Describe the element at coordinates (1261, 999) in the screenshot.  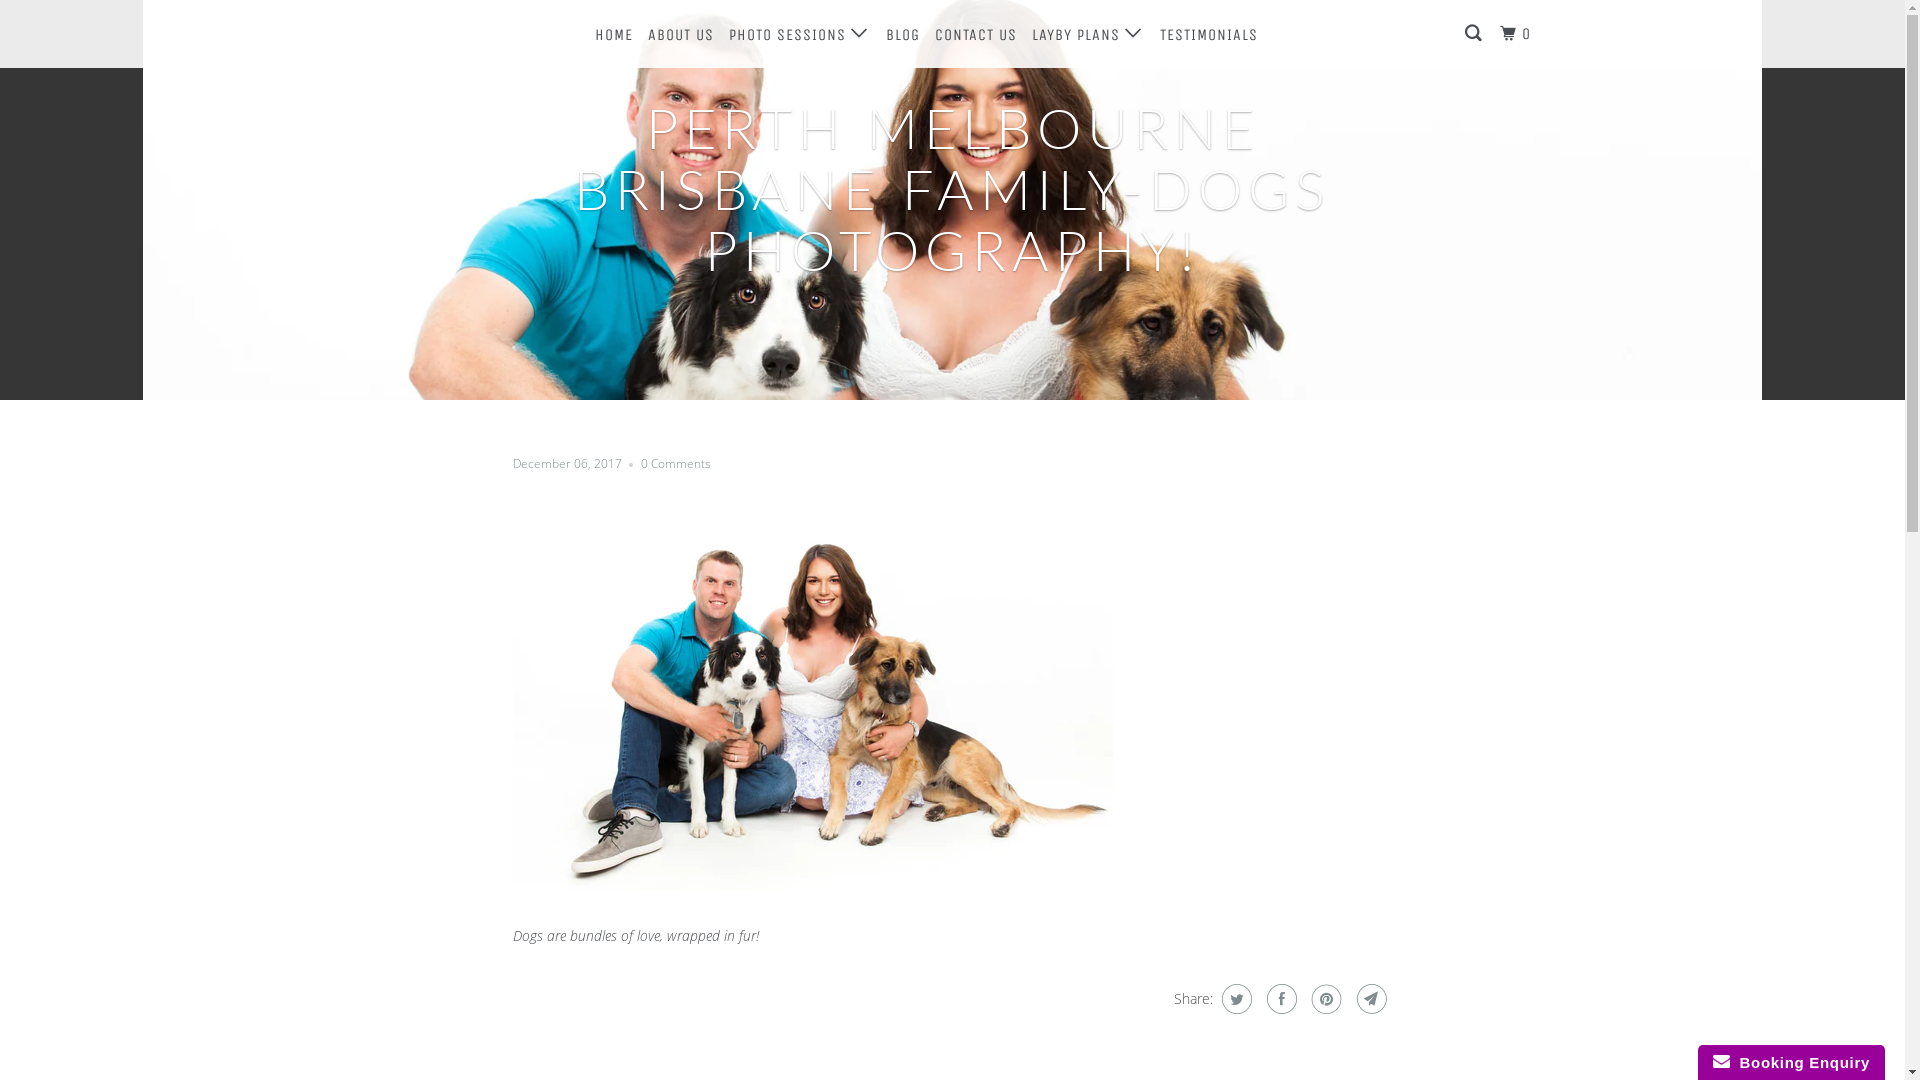
I see `'Share this on Facebook'` at that location.